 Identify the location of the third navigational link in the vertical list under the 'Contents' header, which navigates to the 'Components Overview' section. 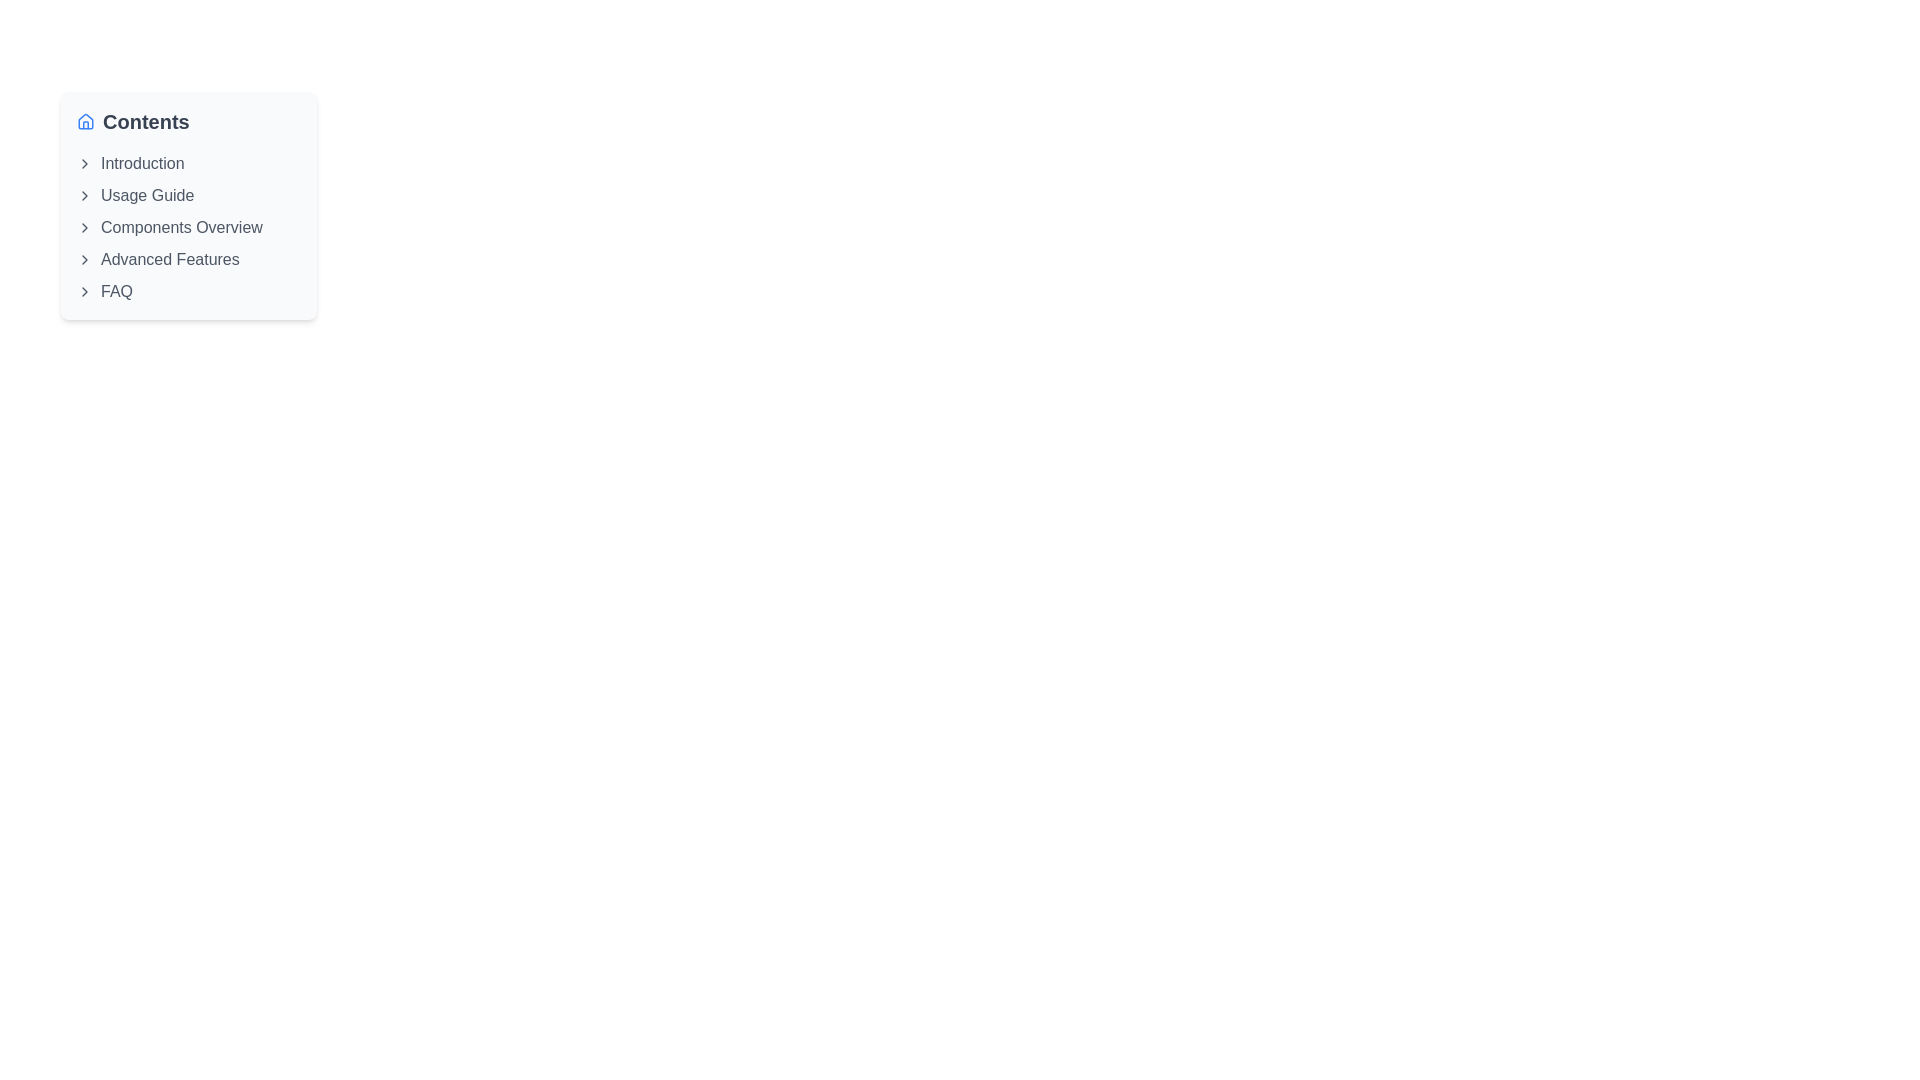
(188, 226).